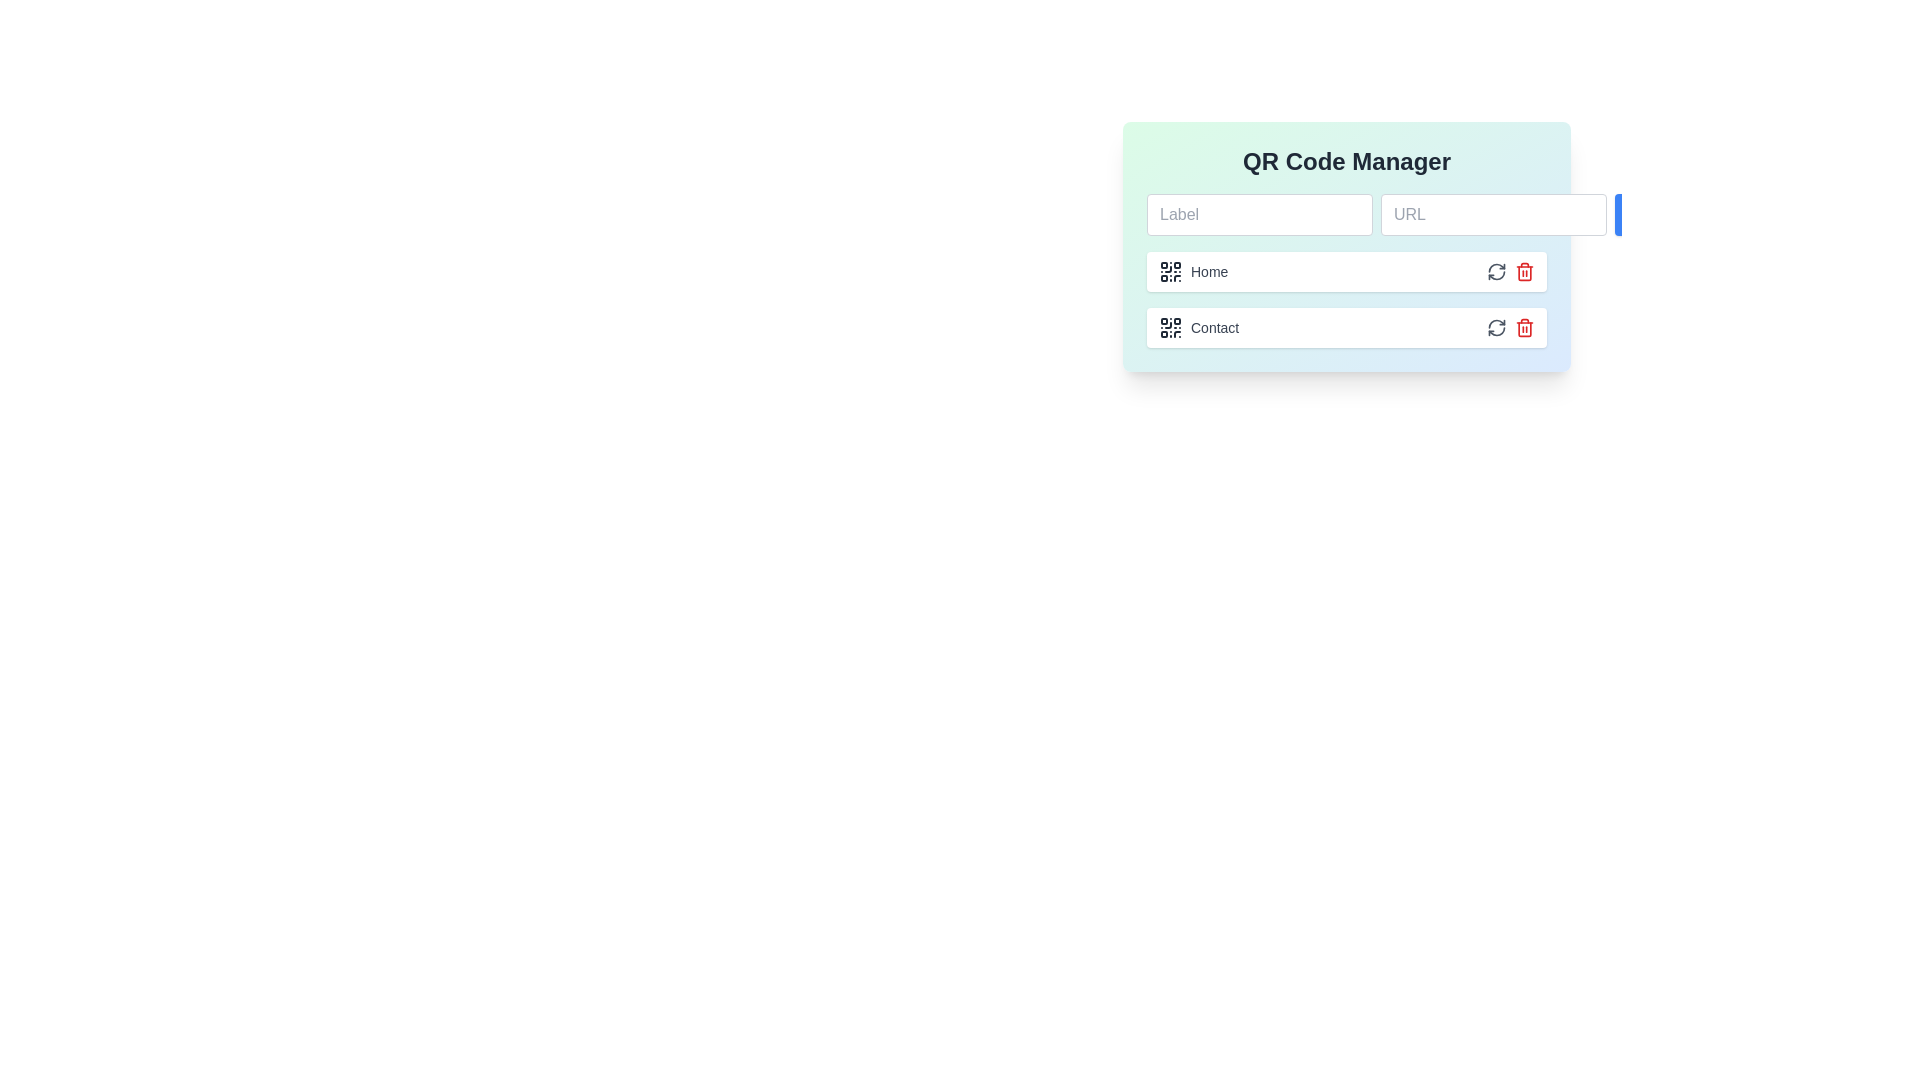  What do you see at coordinates (1208, 272) in the screenshot?
I see `the static text label 'Home' that is styled with a smaller font size and gray color, located in the middle of the card-like interface under the heading 'QR Code Manager.'` at bounding box center [1208, 272].